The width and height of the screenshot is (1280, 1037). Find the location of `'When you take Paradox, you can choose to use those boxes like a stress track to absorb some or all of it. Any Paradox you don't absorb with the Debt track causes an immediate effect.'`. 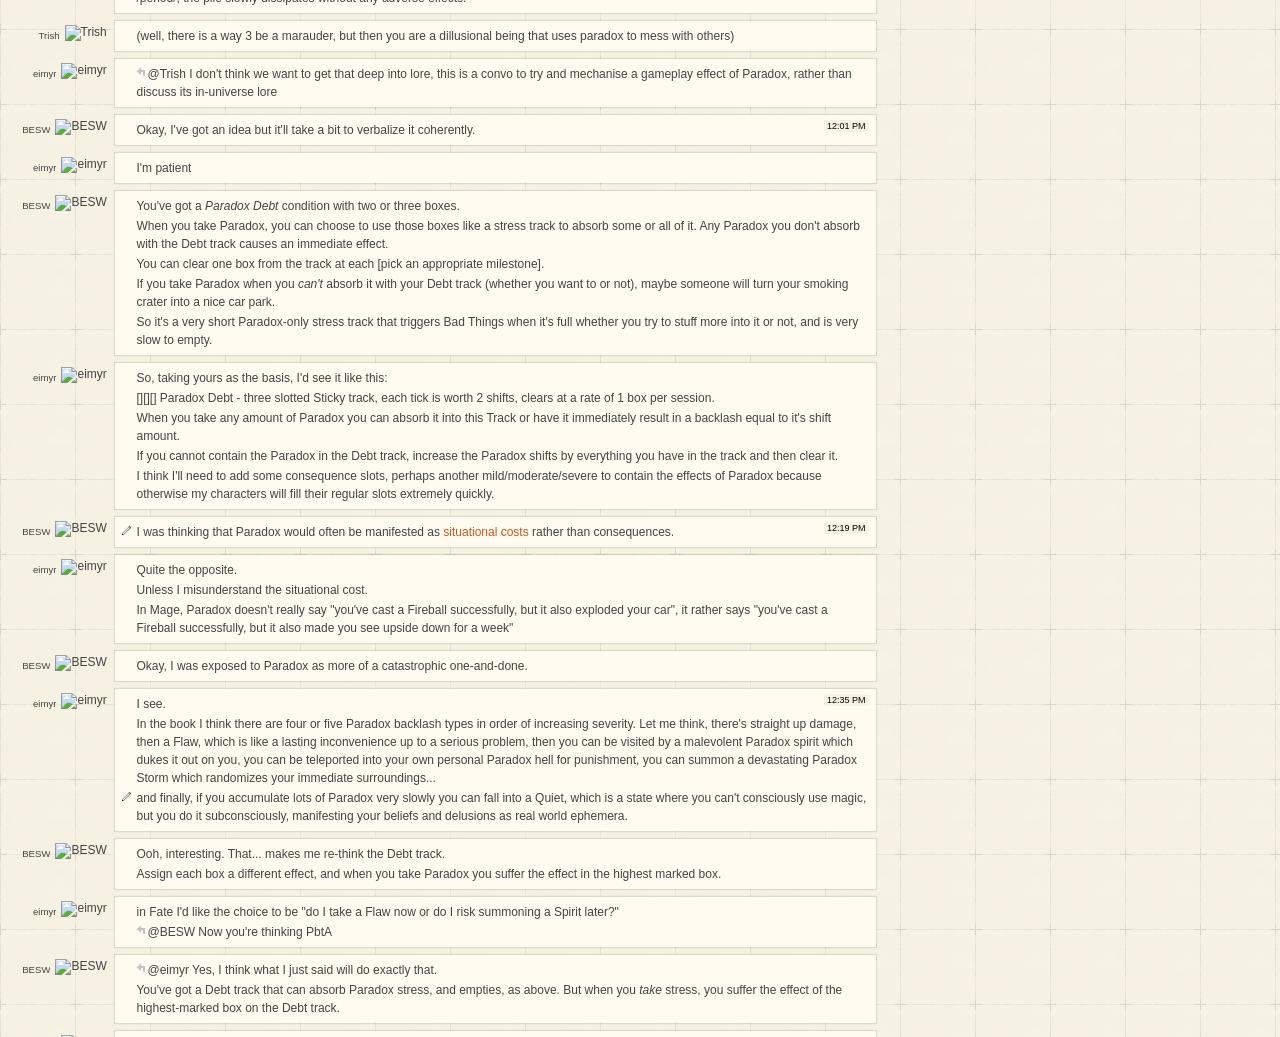

'When you take Paradox, you can choose to use those boxes like a stress track to absorb some or all of it. Any Paradox you don't absorb with the Debt track causes an immediate effect.' is located at coordinates (497, 233).